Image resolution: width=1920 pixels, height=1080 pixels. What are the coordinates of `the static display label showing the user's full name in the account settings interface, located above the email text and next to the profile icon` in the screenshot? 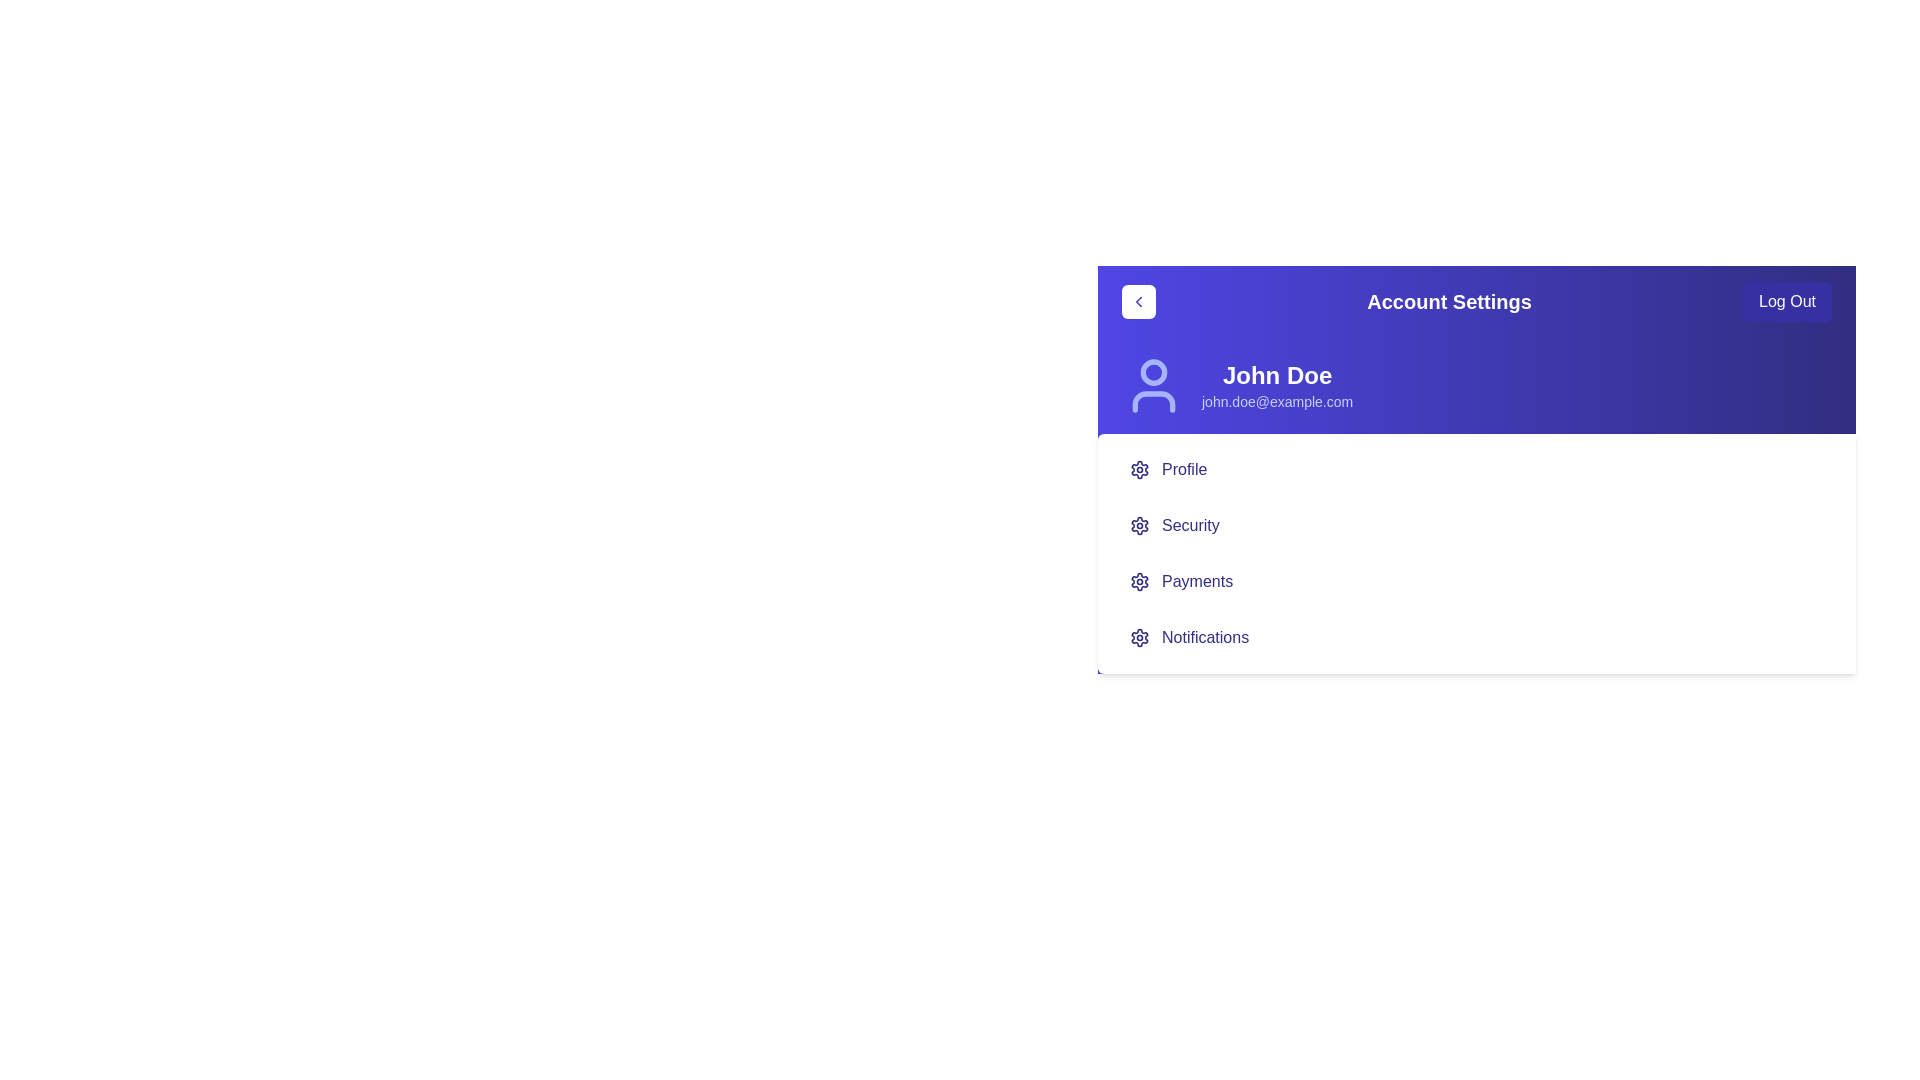 It's located at (1276, 375).